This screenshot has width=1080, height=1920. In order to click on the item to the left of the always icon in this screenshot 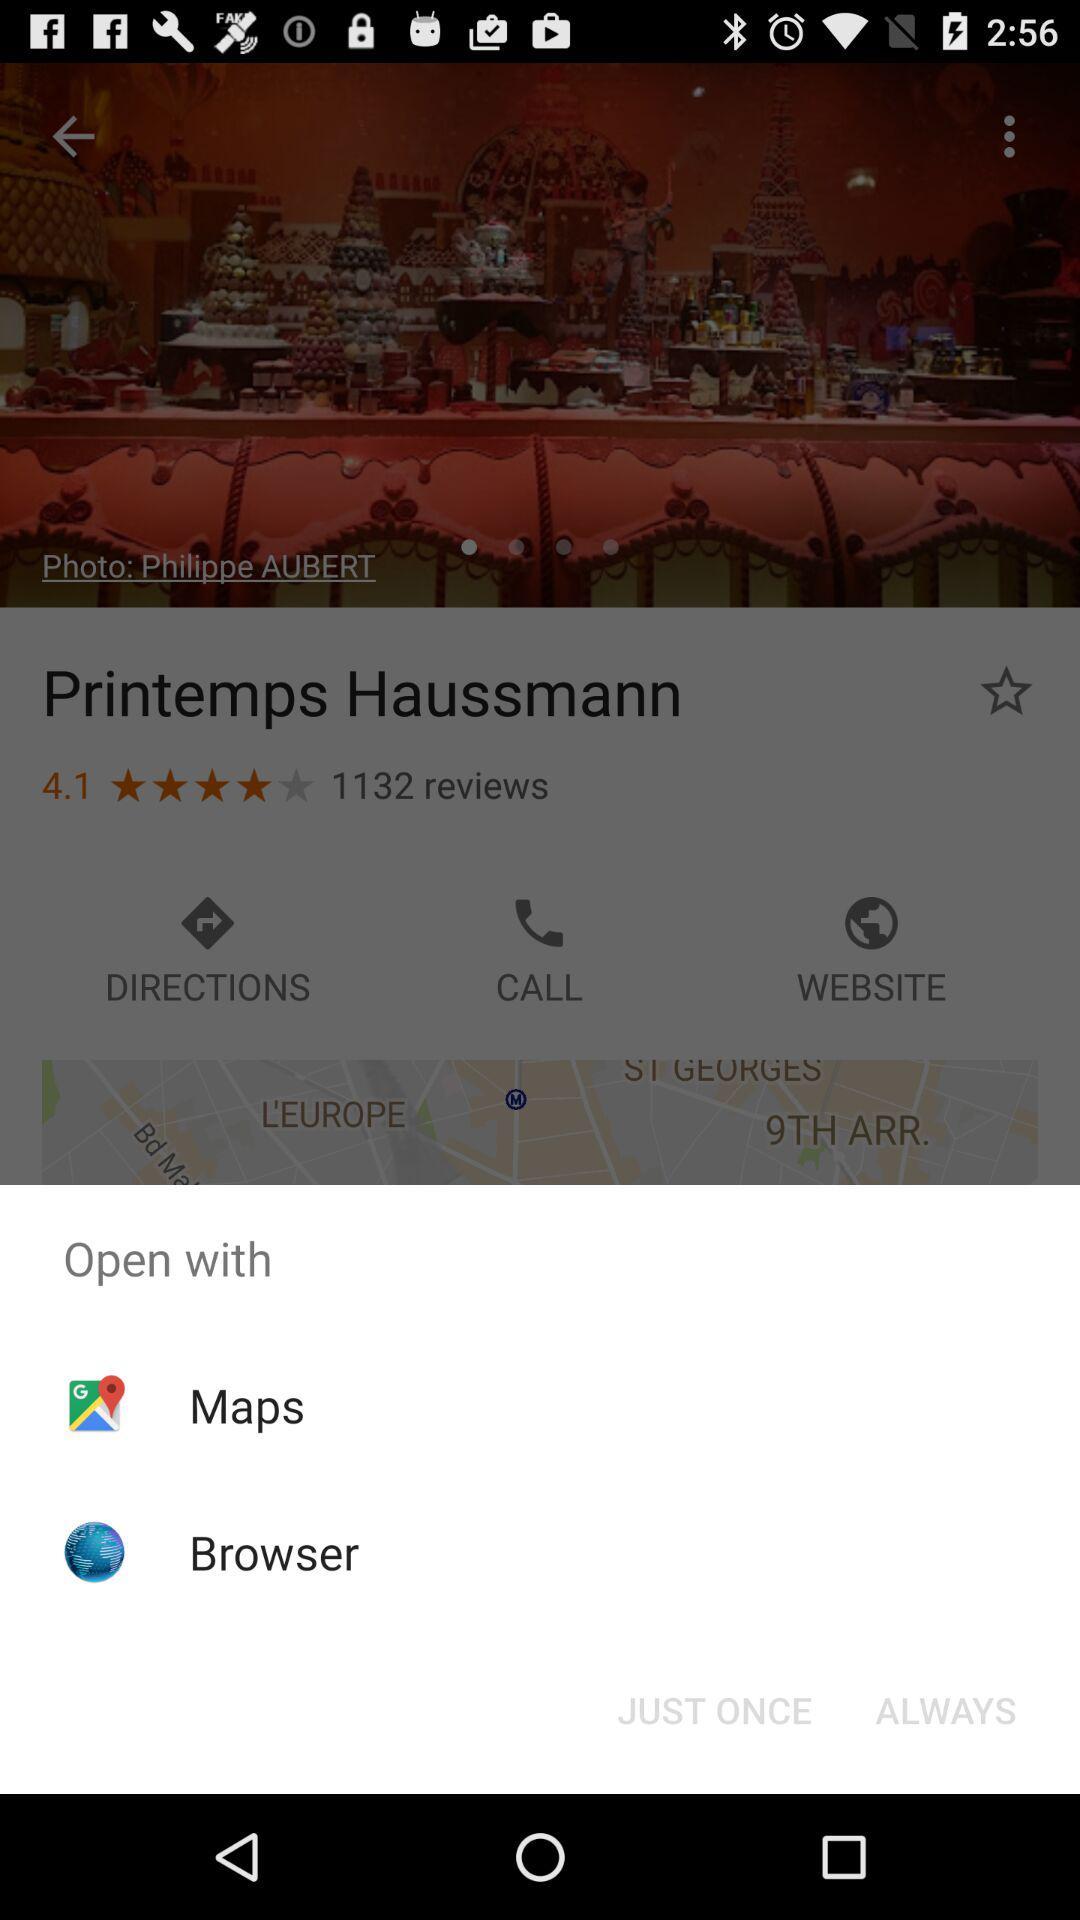, I will do `click(713, 1708)`.